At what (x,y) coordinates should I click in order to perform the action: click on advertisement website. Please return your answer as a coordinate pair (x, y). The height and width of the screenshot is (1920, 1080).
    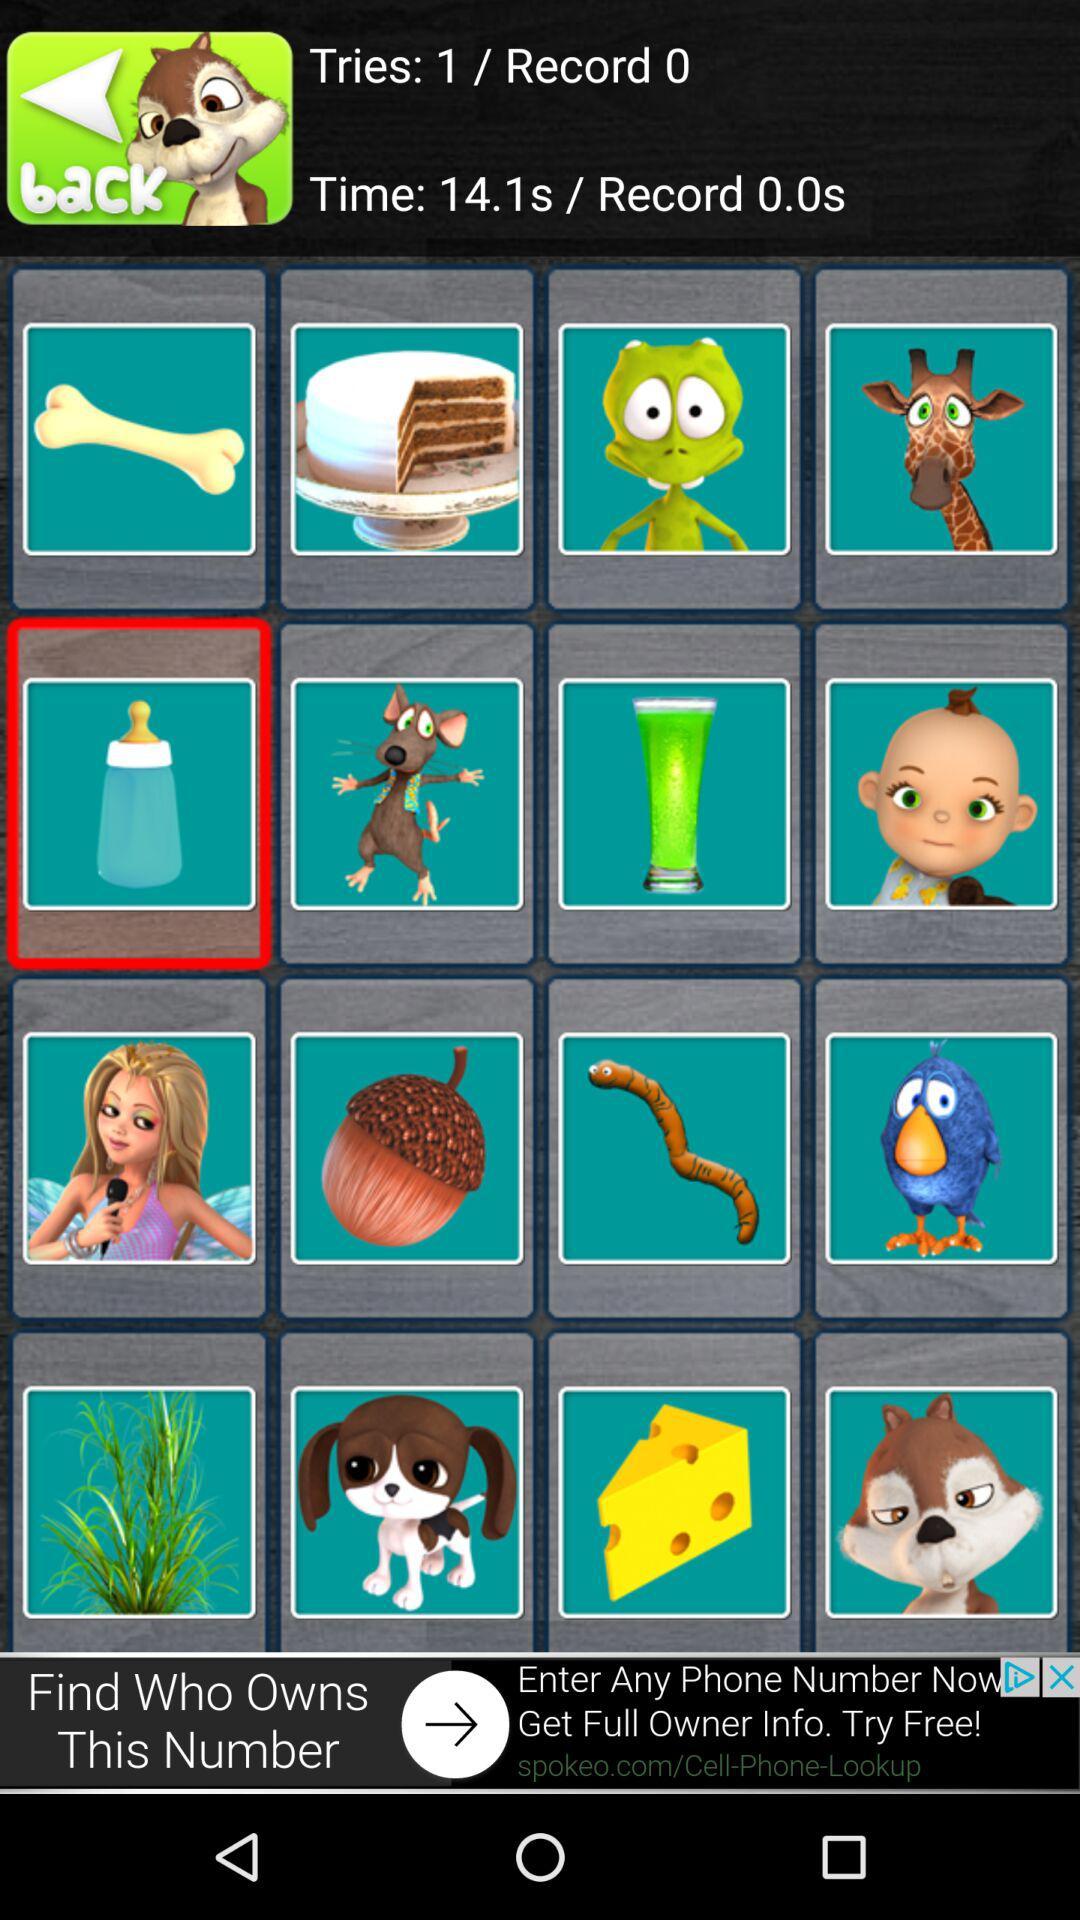
    Looking at the image, I should click on (540, 1722).